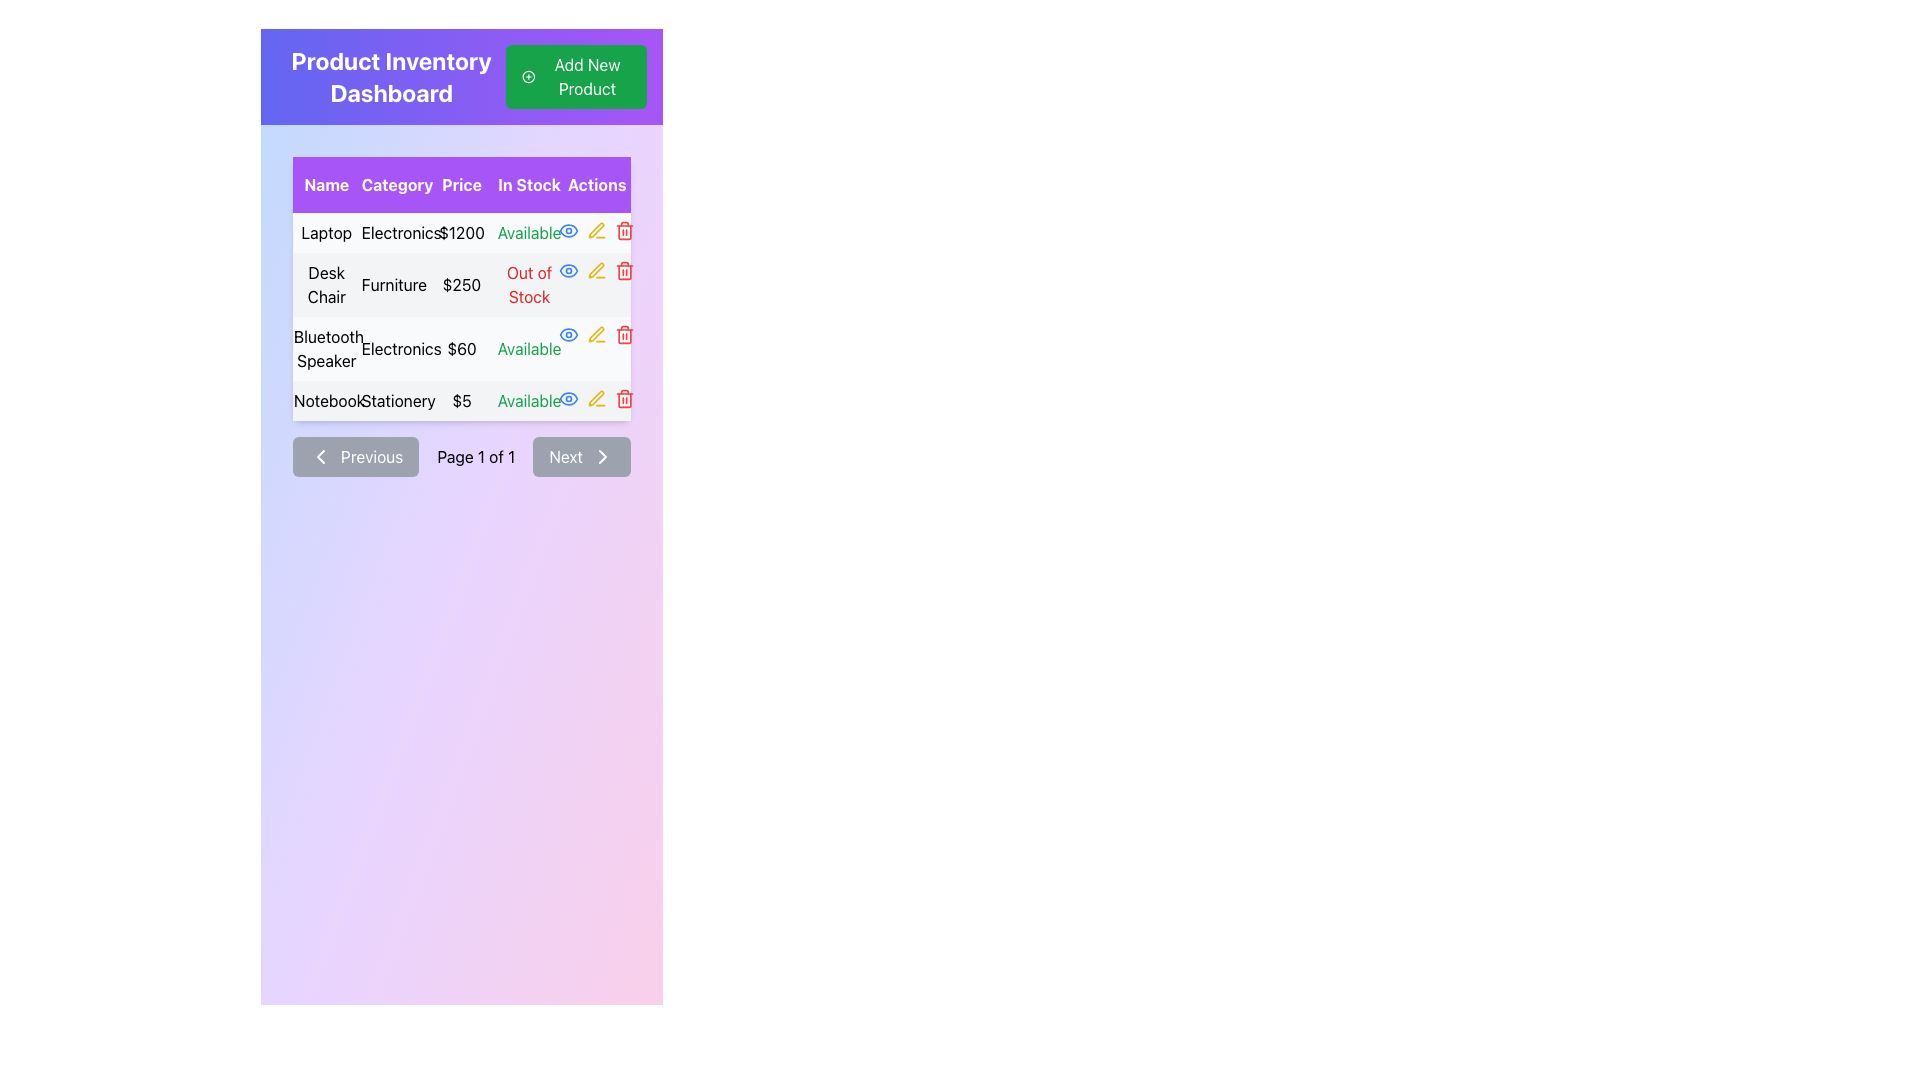 Image resolution: width=1920 pixels, height=1080 pixels. Describe the element at coordinates (460, 347) in the screenshot. I see `the Table Row Content displaying information about the 'Bluetooth Speaker' product, located in the third row of the table directly beneath the 'Desk Chair' row` at that location.